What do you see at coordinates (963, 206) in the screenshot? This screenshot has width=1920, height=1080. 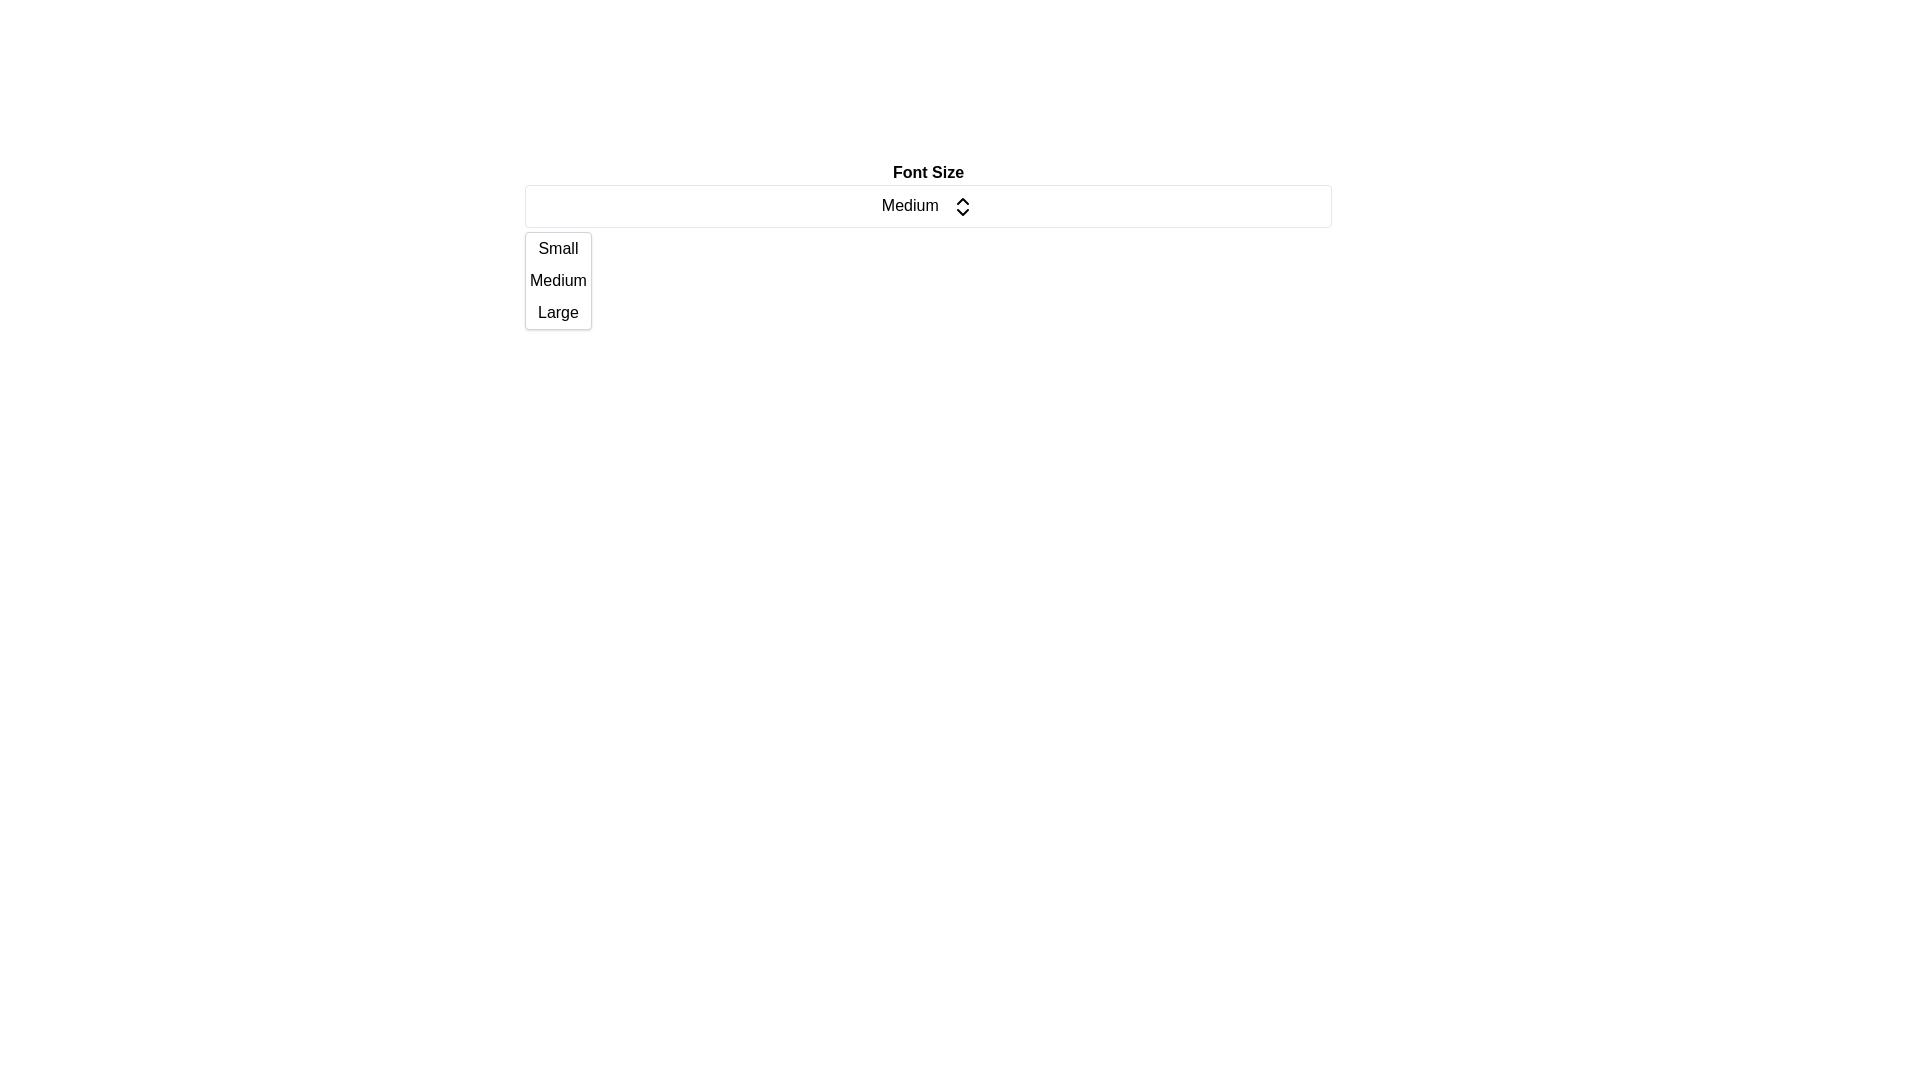 I see `the icon on the right-hand side of the text 'Medium'` at bounding box center [963, 206].